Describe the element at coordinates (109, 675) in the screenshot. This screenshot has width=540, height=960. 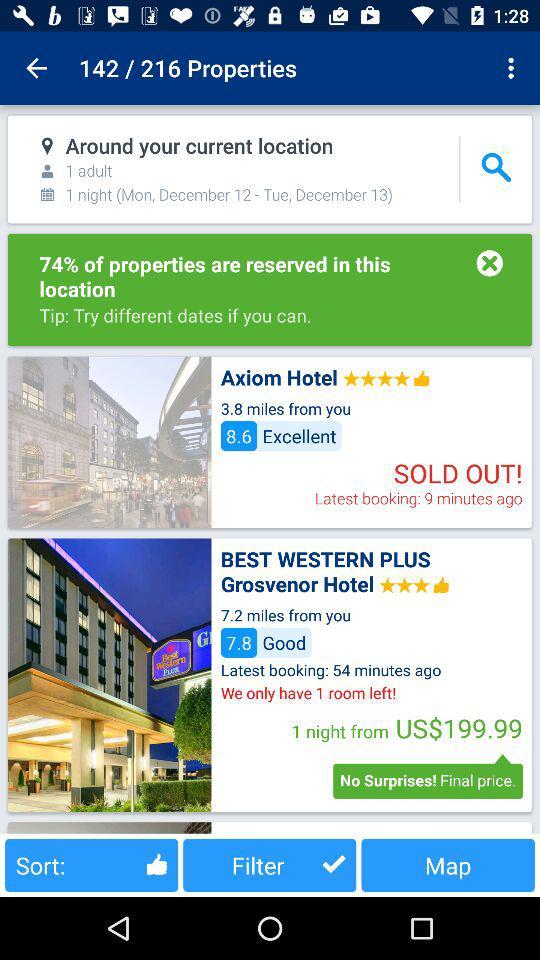
I see `image for hotel` at that location.